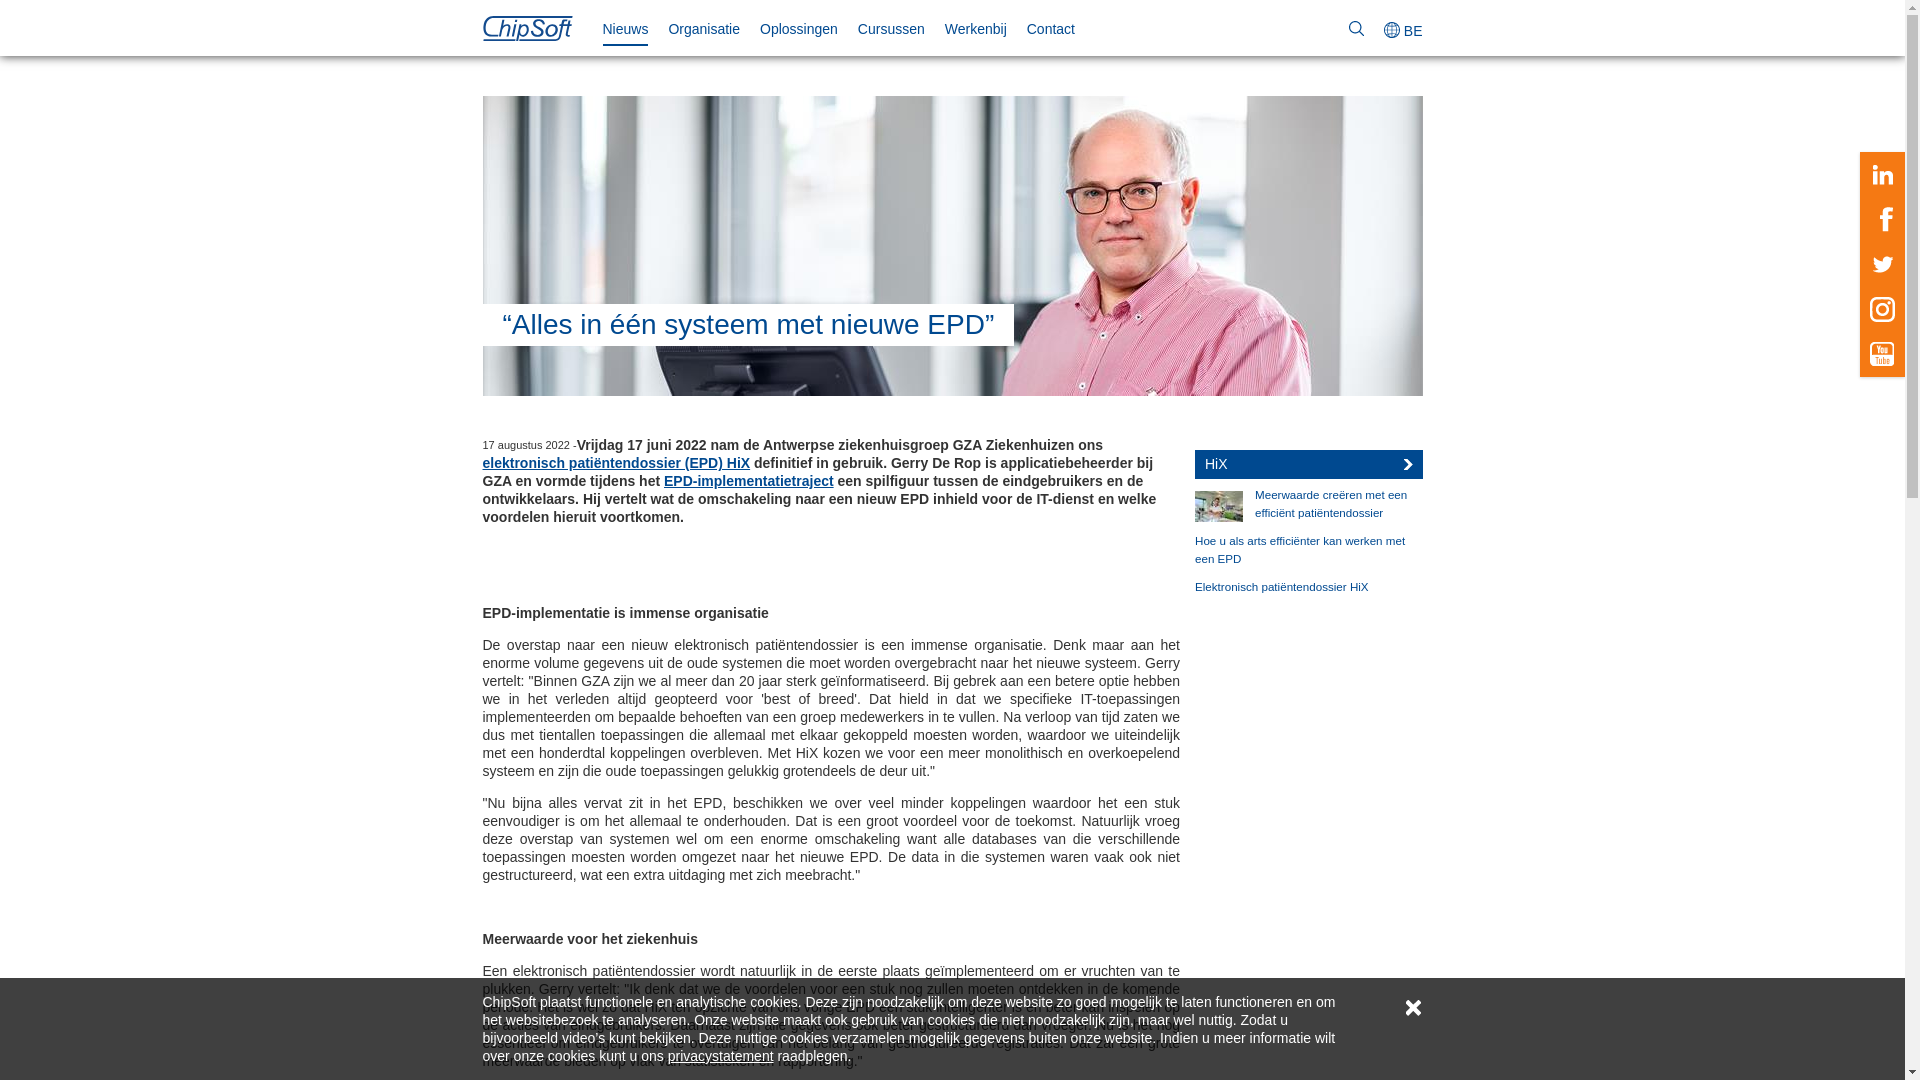  What do you see at coordinates (667, 1055) in the screenshot?
I see `'privacystatement'` at bounding box center [667, 1055].